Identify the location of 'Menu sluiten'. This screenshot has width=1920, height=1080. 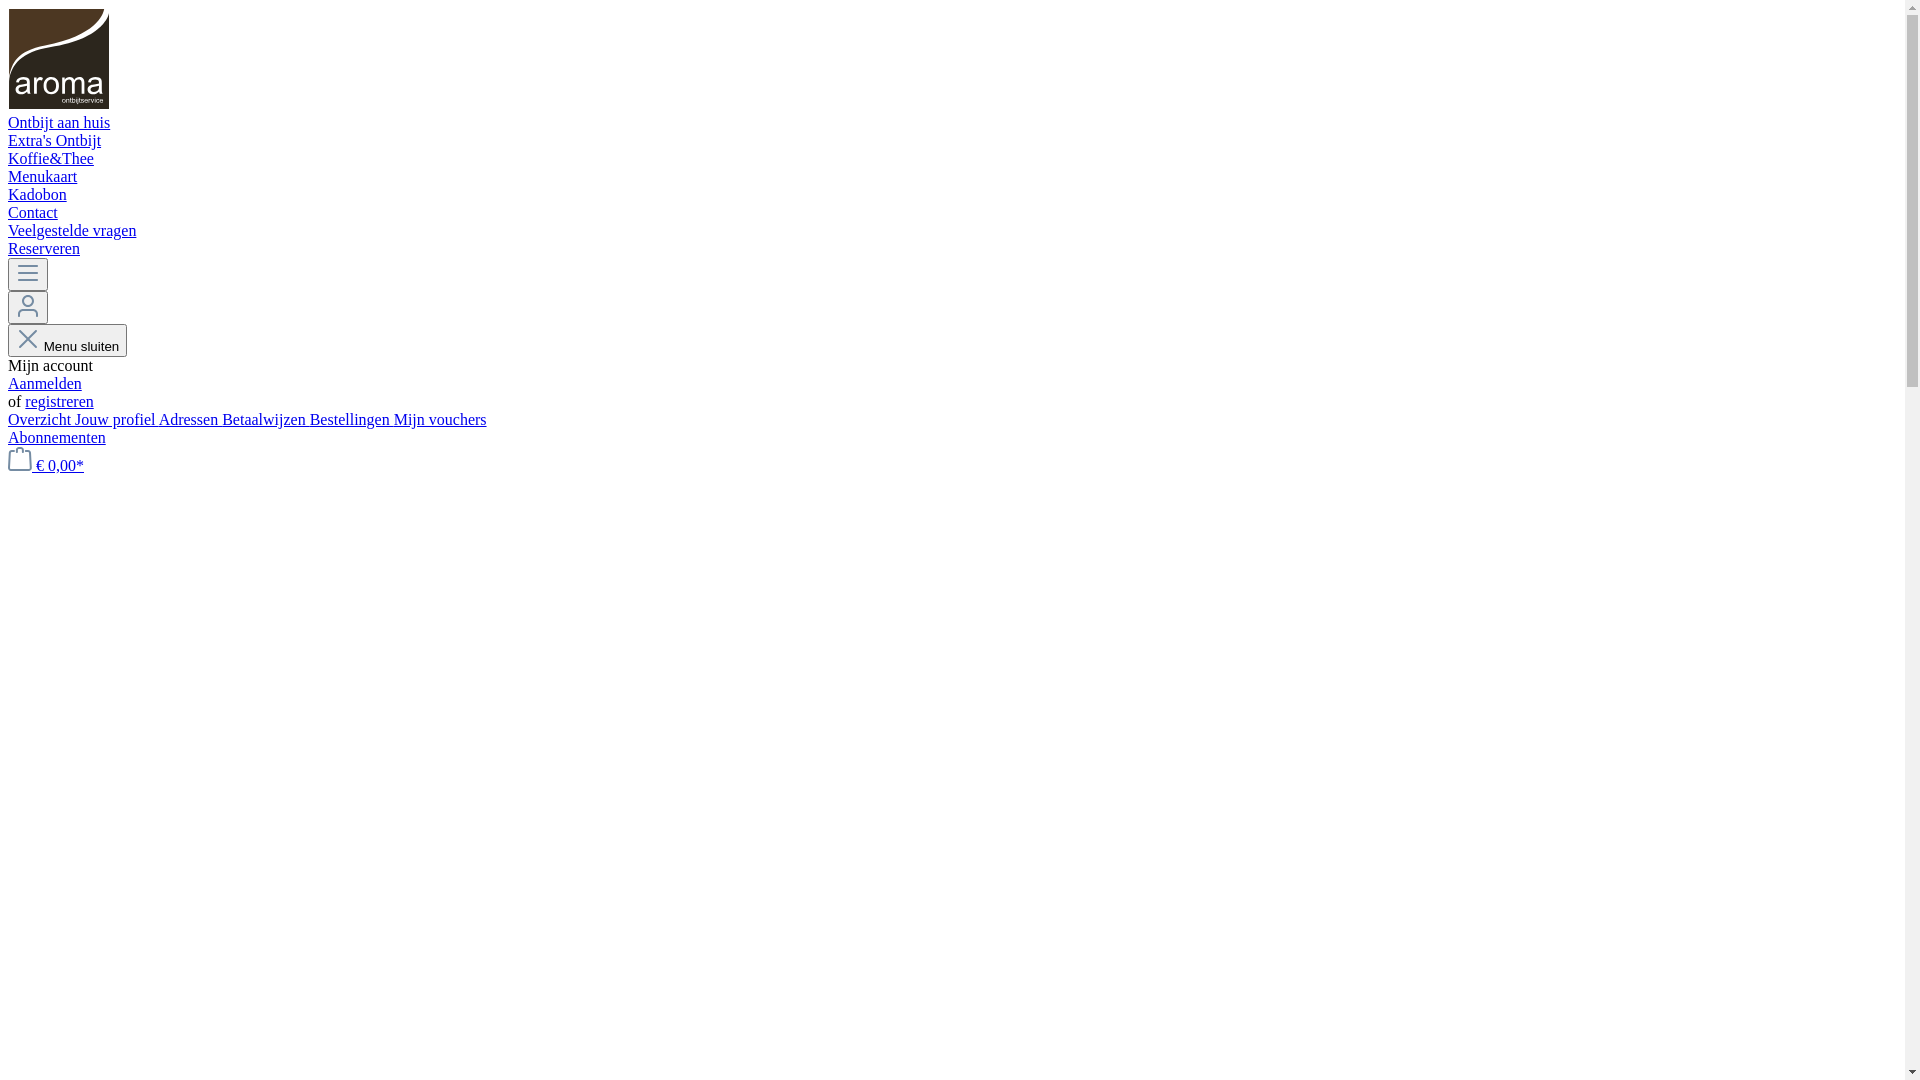
(67, 339).